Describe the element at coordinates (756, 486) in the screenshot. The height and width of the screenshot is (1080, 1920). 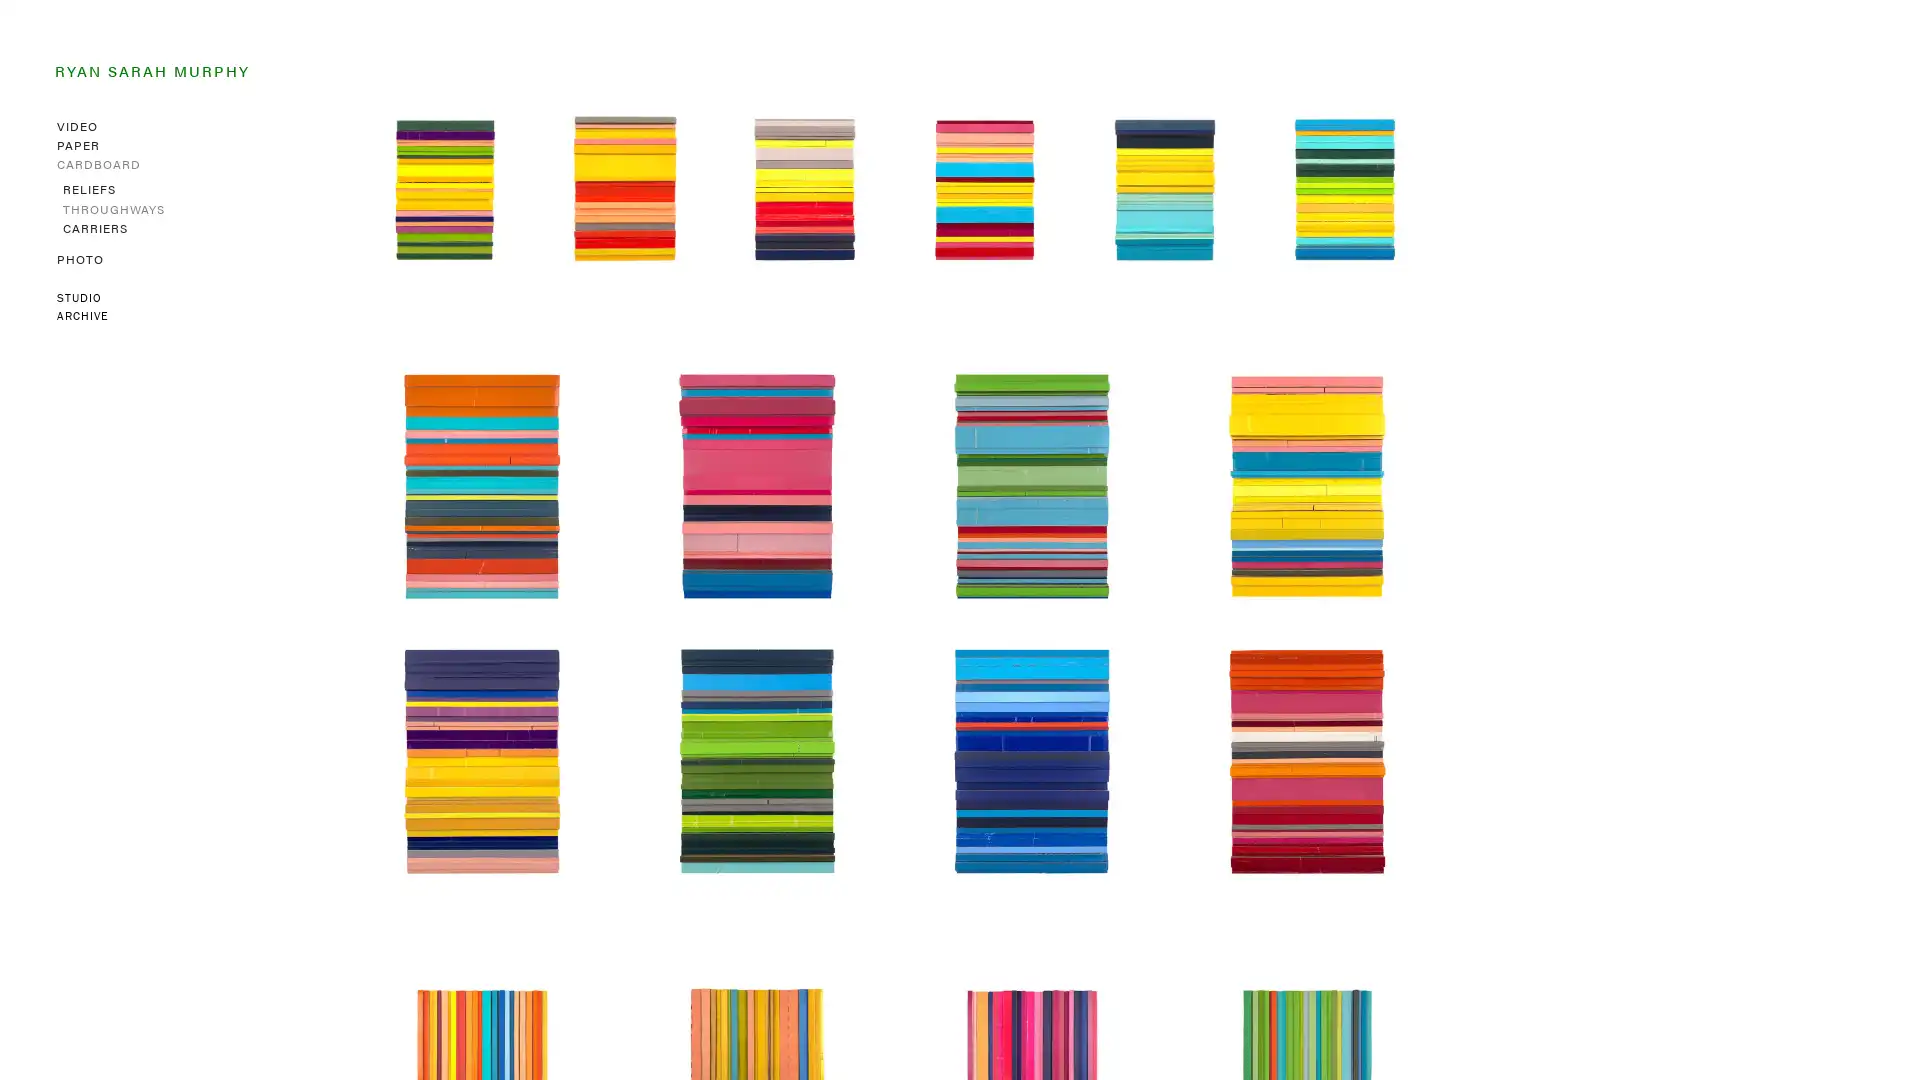
I see `View fullsize Throughway - Pink (Still), 2020 Unpainted cardboard and glue on Arches paper 11 x 7.5 inches` at that location.